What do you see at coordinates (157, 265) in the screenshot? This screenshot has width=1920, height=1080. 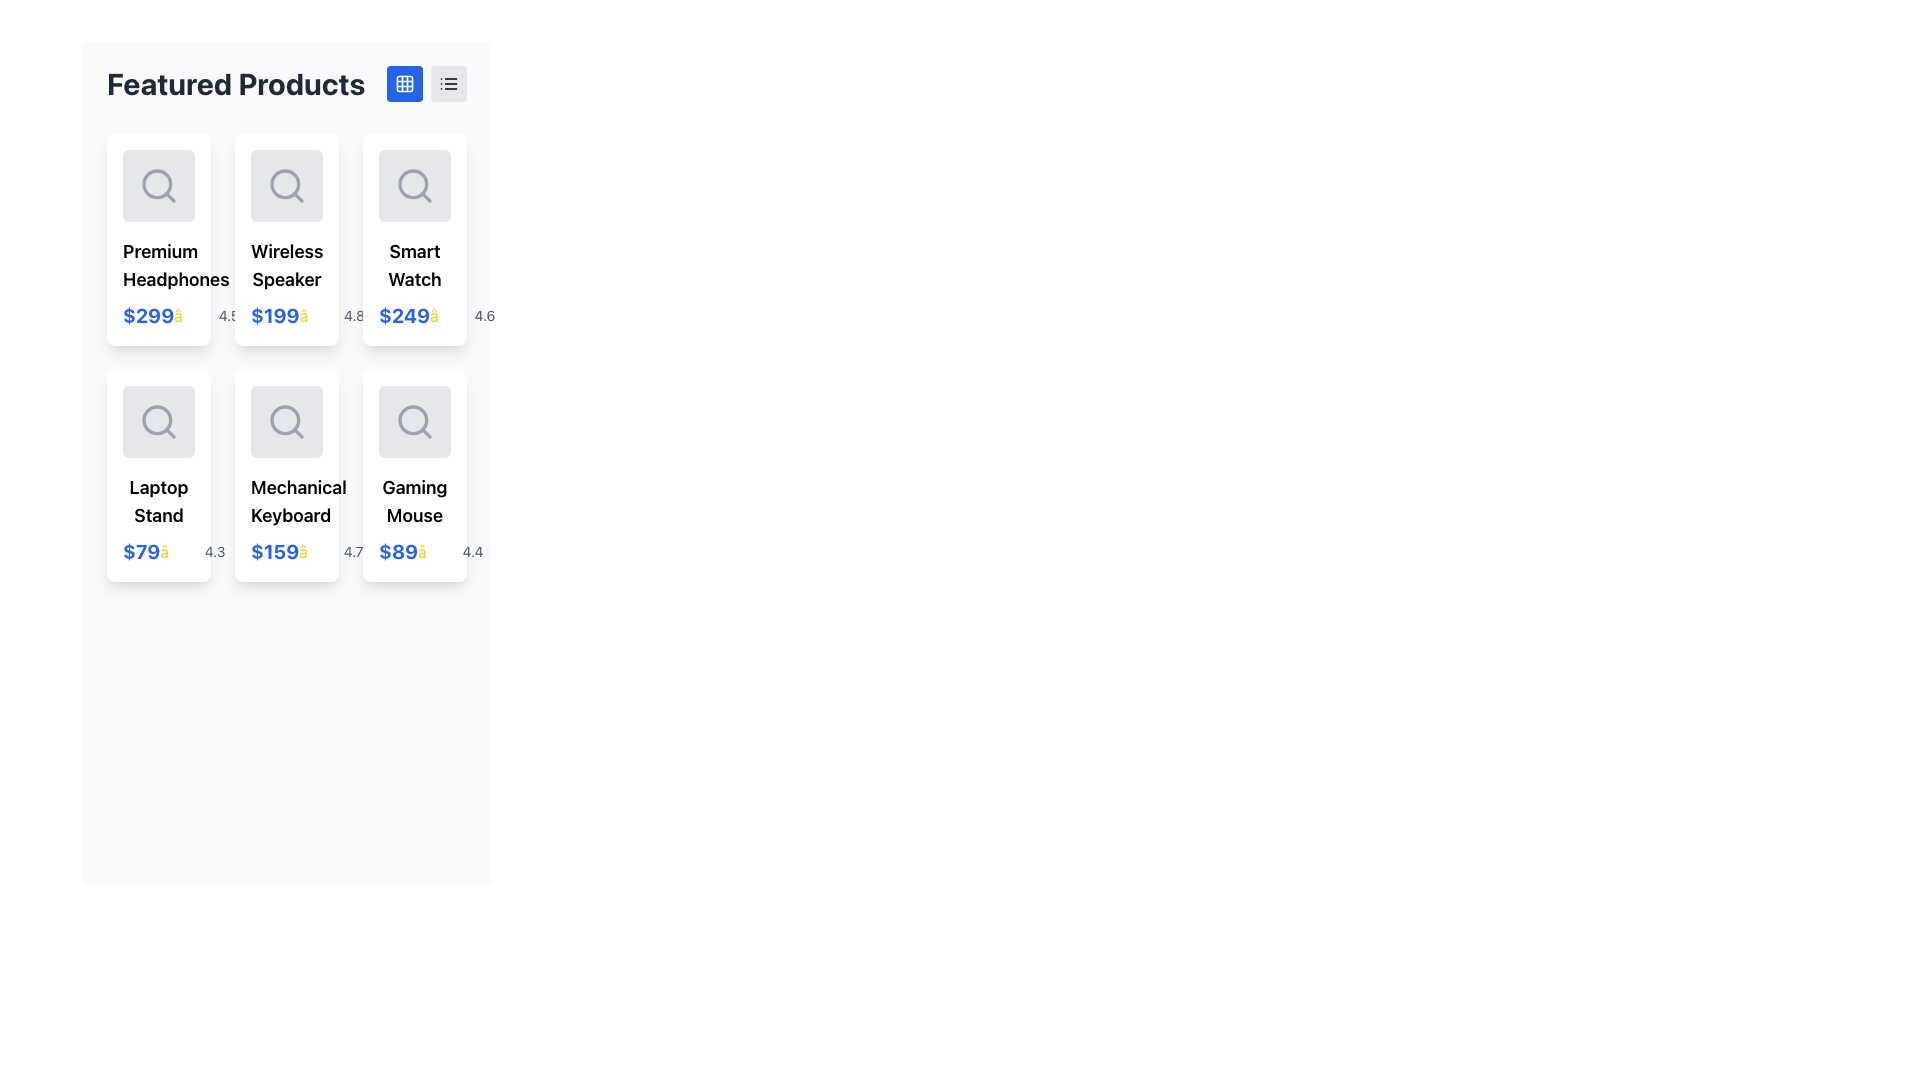 I see `the text label displaying 'Premium Headphones', which is a bold, large-size font in black color, located in the first card of the grid layout` at bounding box center [157, 265].